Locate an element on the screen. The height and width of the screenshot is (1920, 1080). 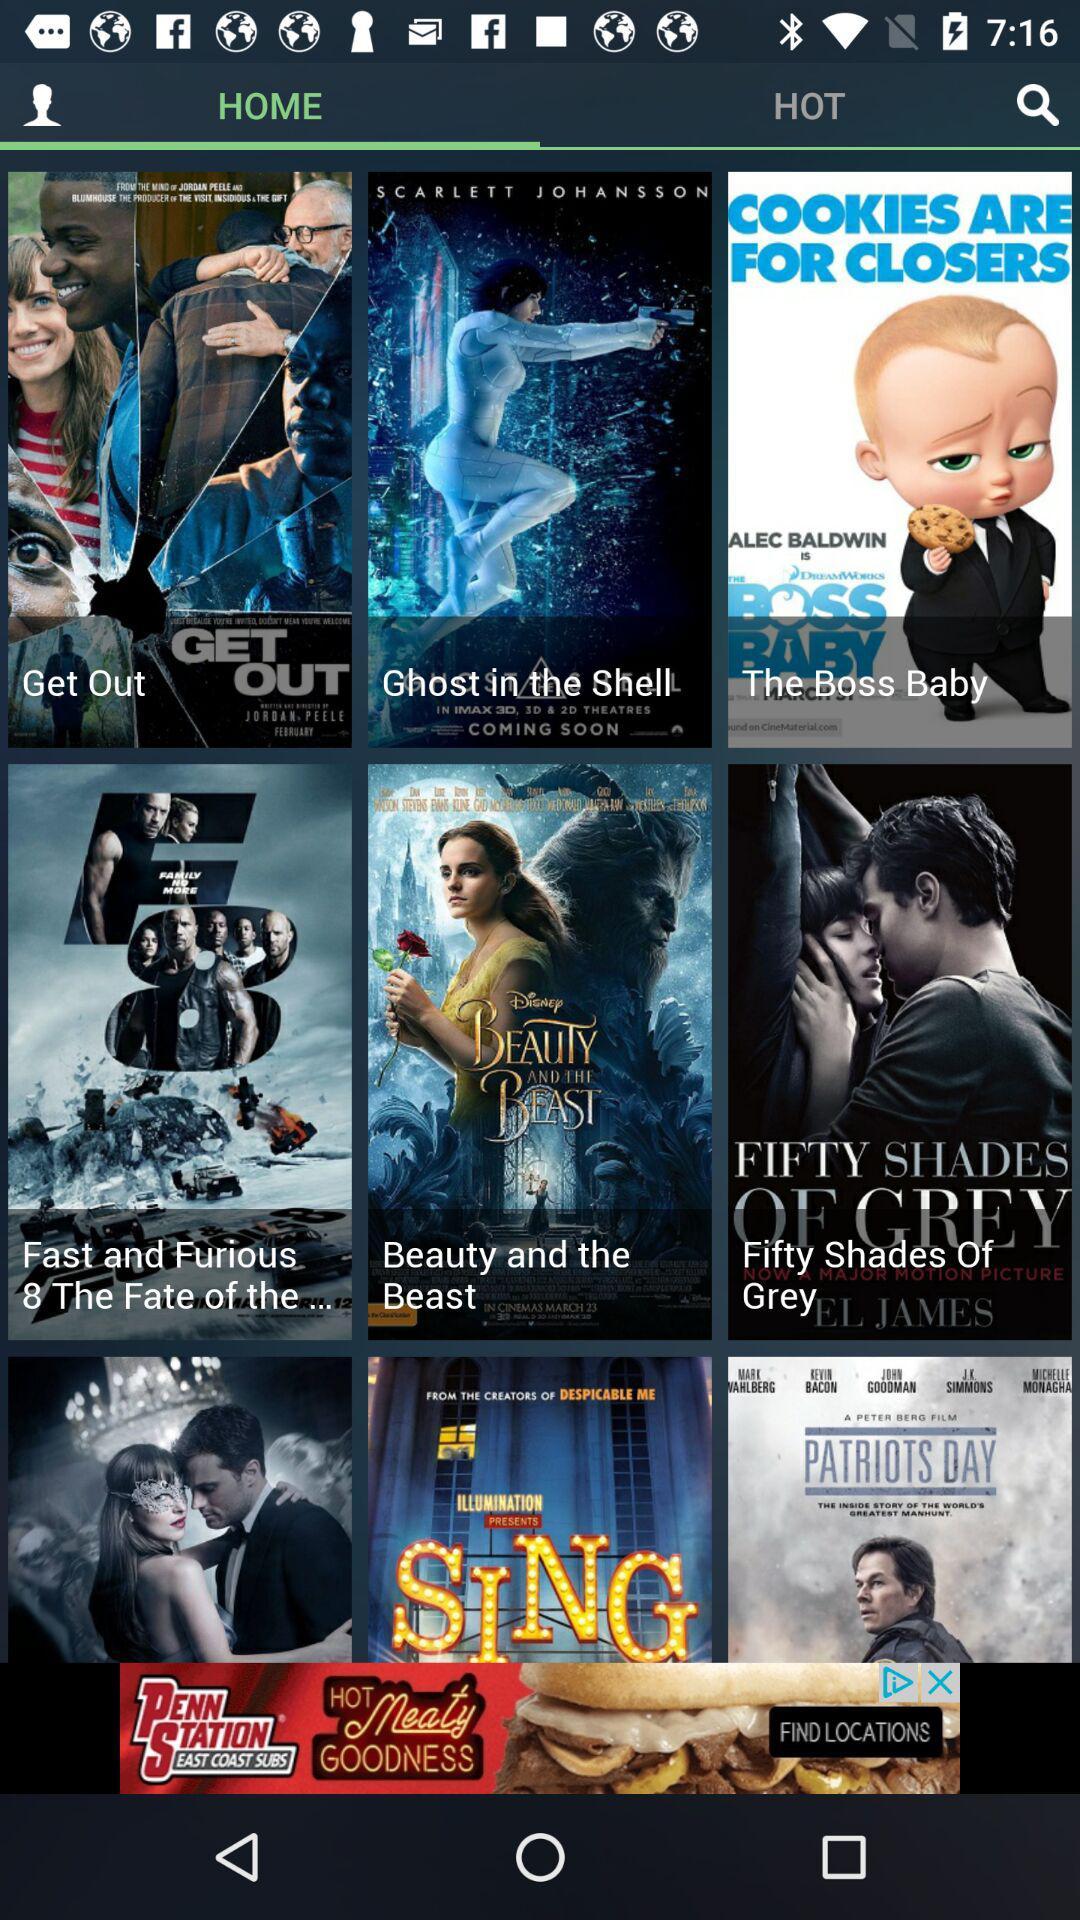
the avatar icon is located at coordinates (42, 104).